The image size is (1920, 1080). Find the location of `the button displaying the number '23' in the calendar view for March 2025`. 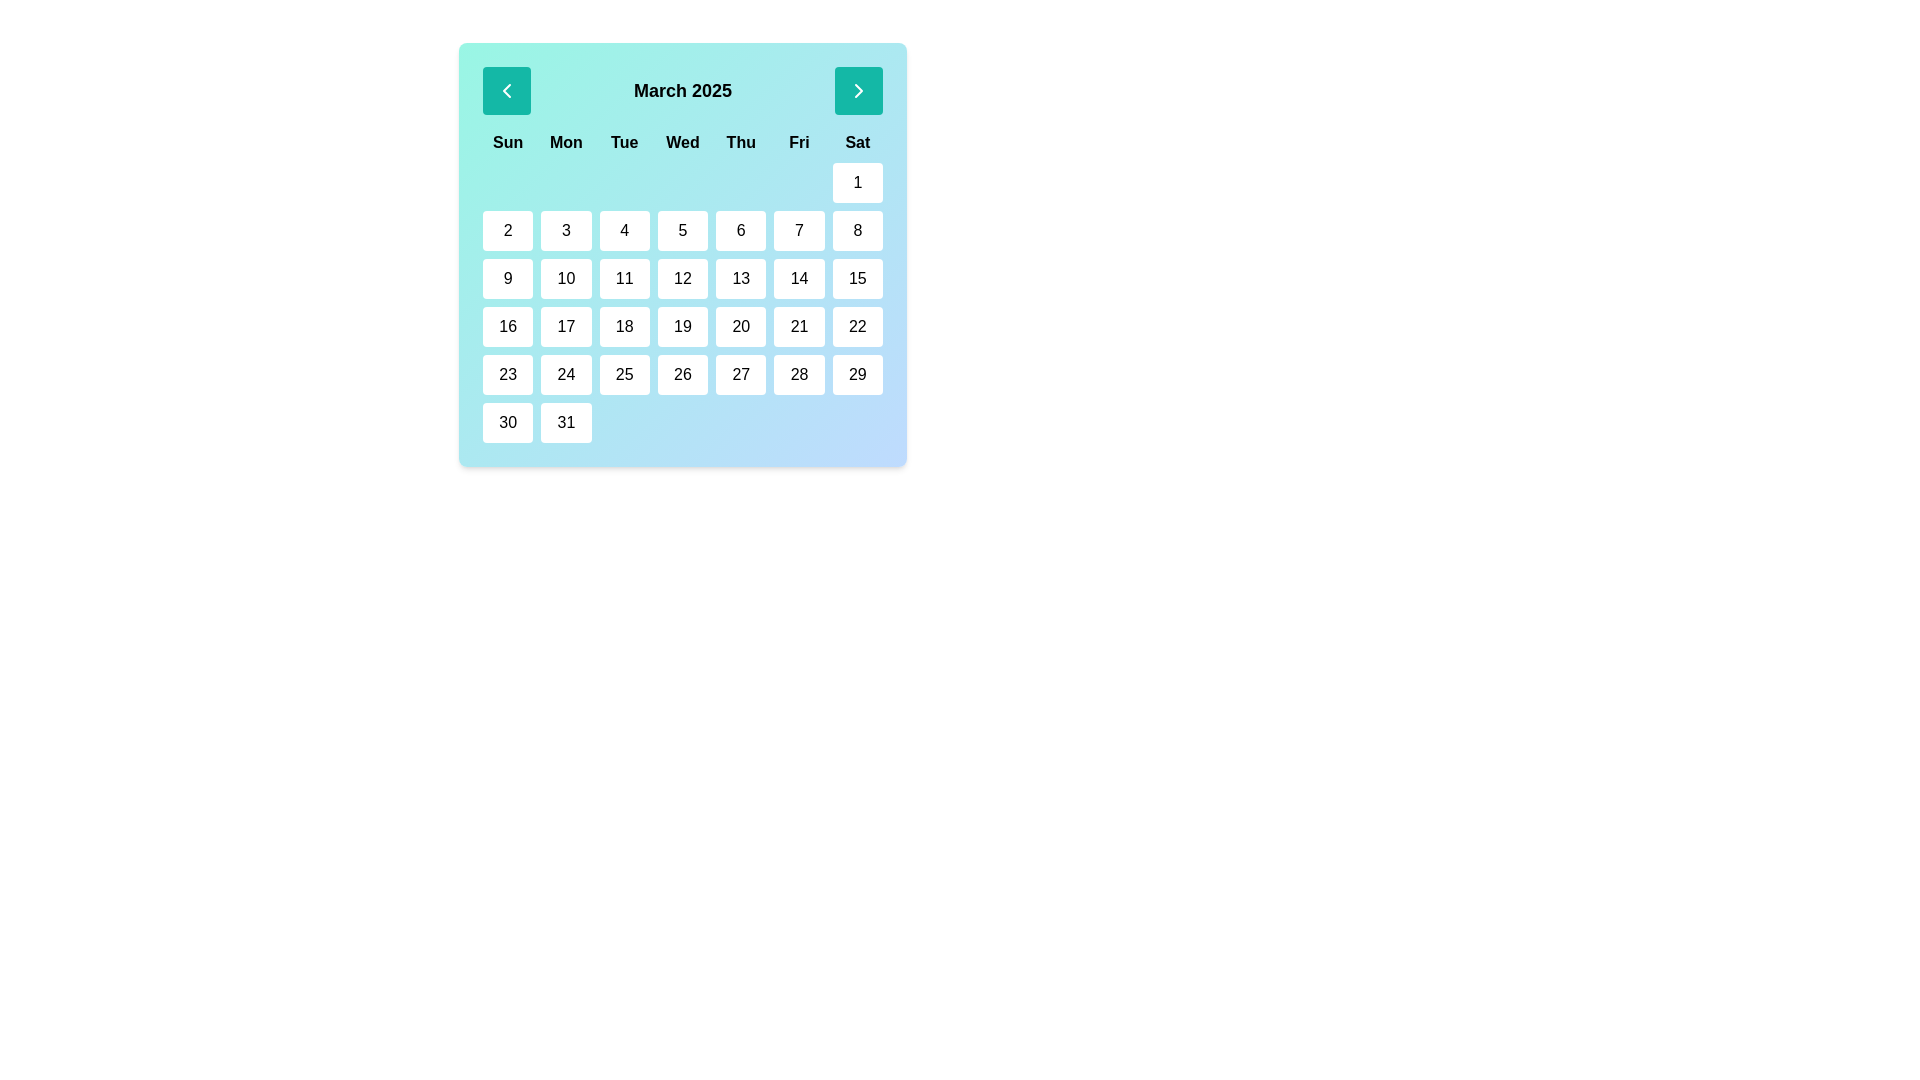

the button displaying the number '23' in the calendar view for March 2025 is located at coordinates (508, 374).